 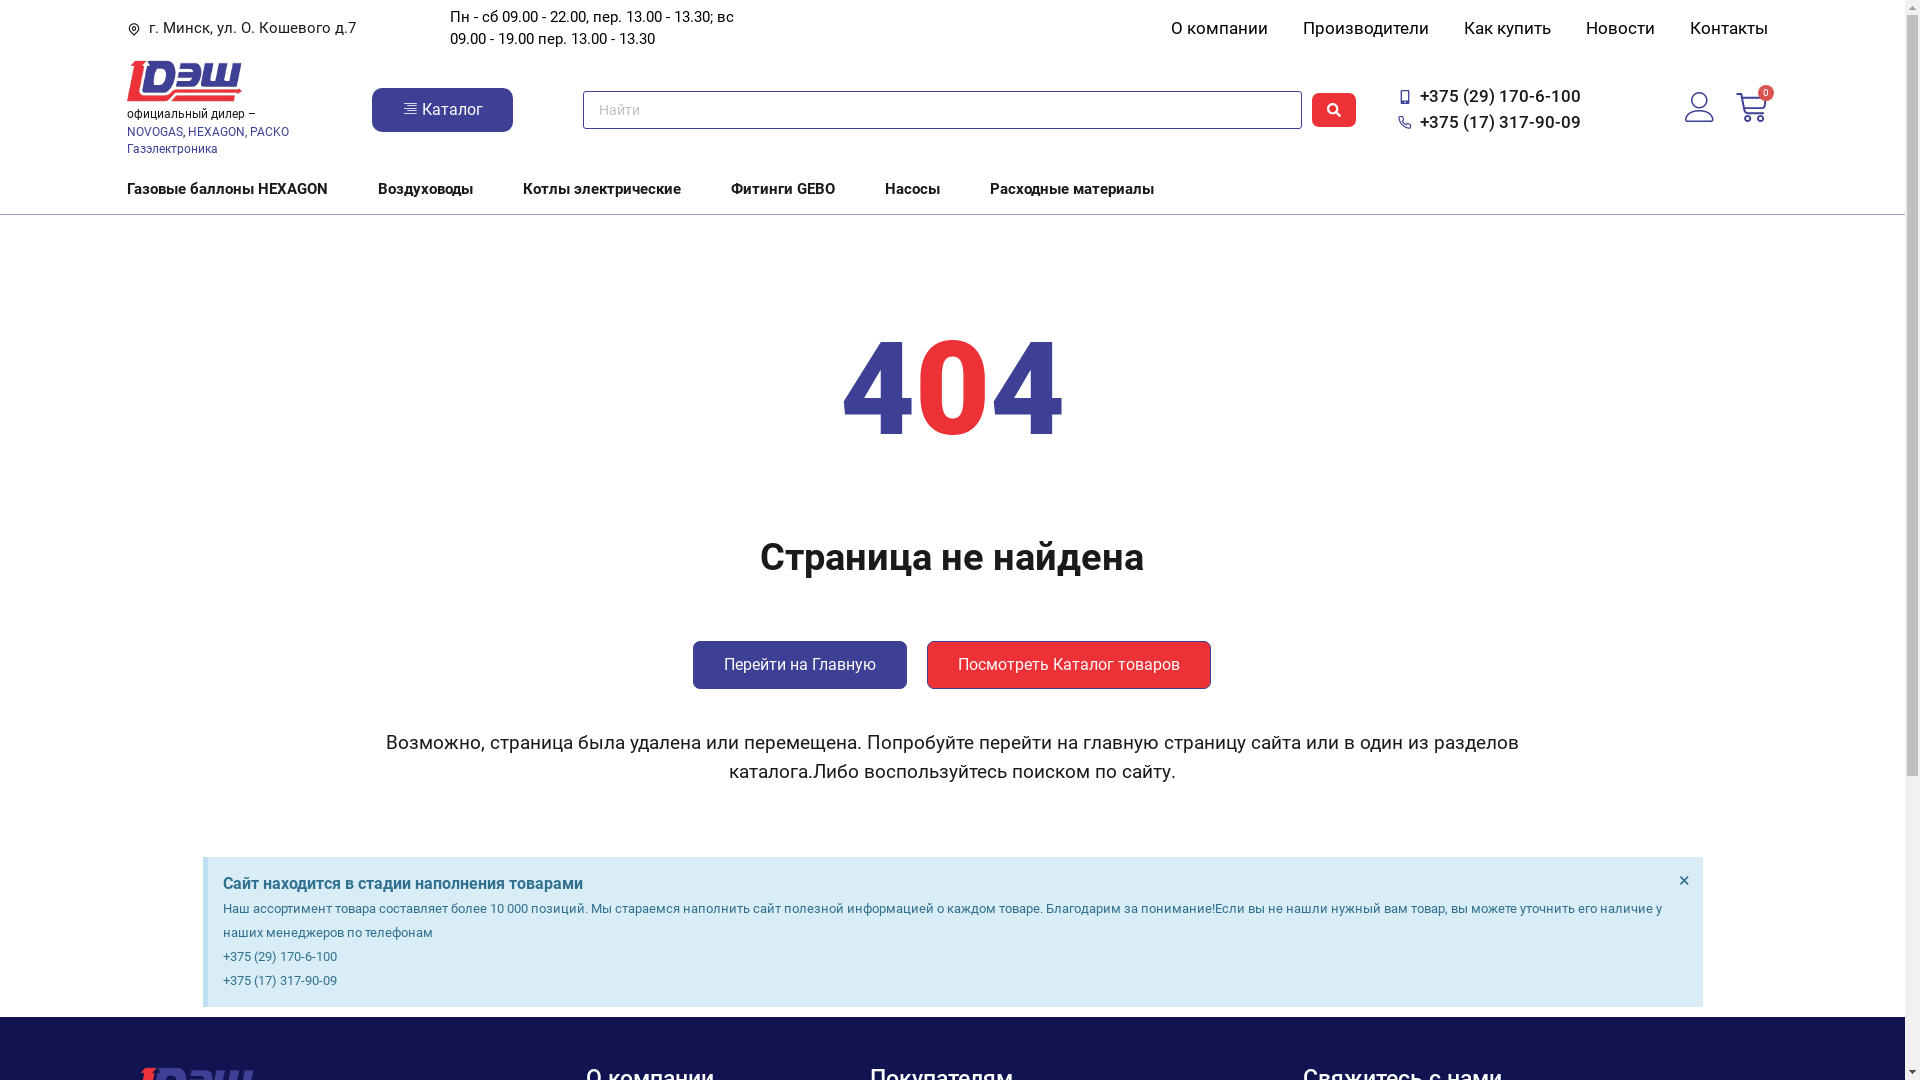 I want to click on '0', so click(x=1750, y=110).